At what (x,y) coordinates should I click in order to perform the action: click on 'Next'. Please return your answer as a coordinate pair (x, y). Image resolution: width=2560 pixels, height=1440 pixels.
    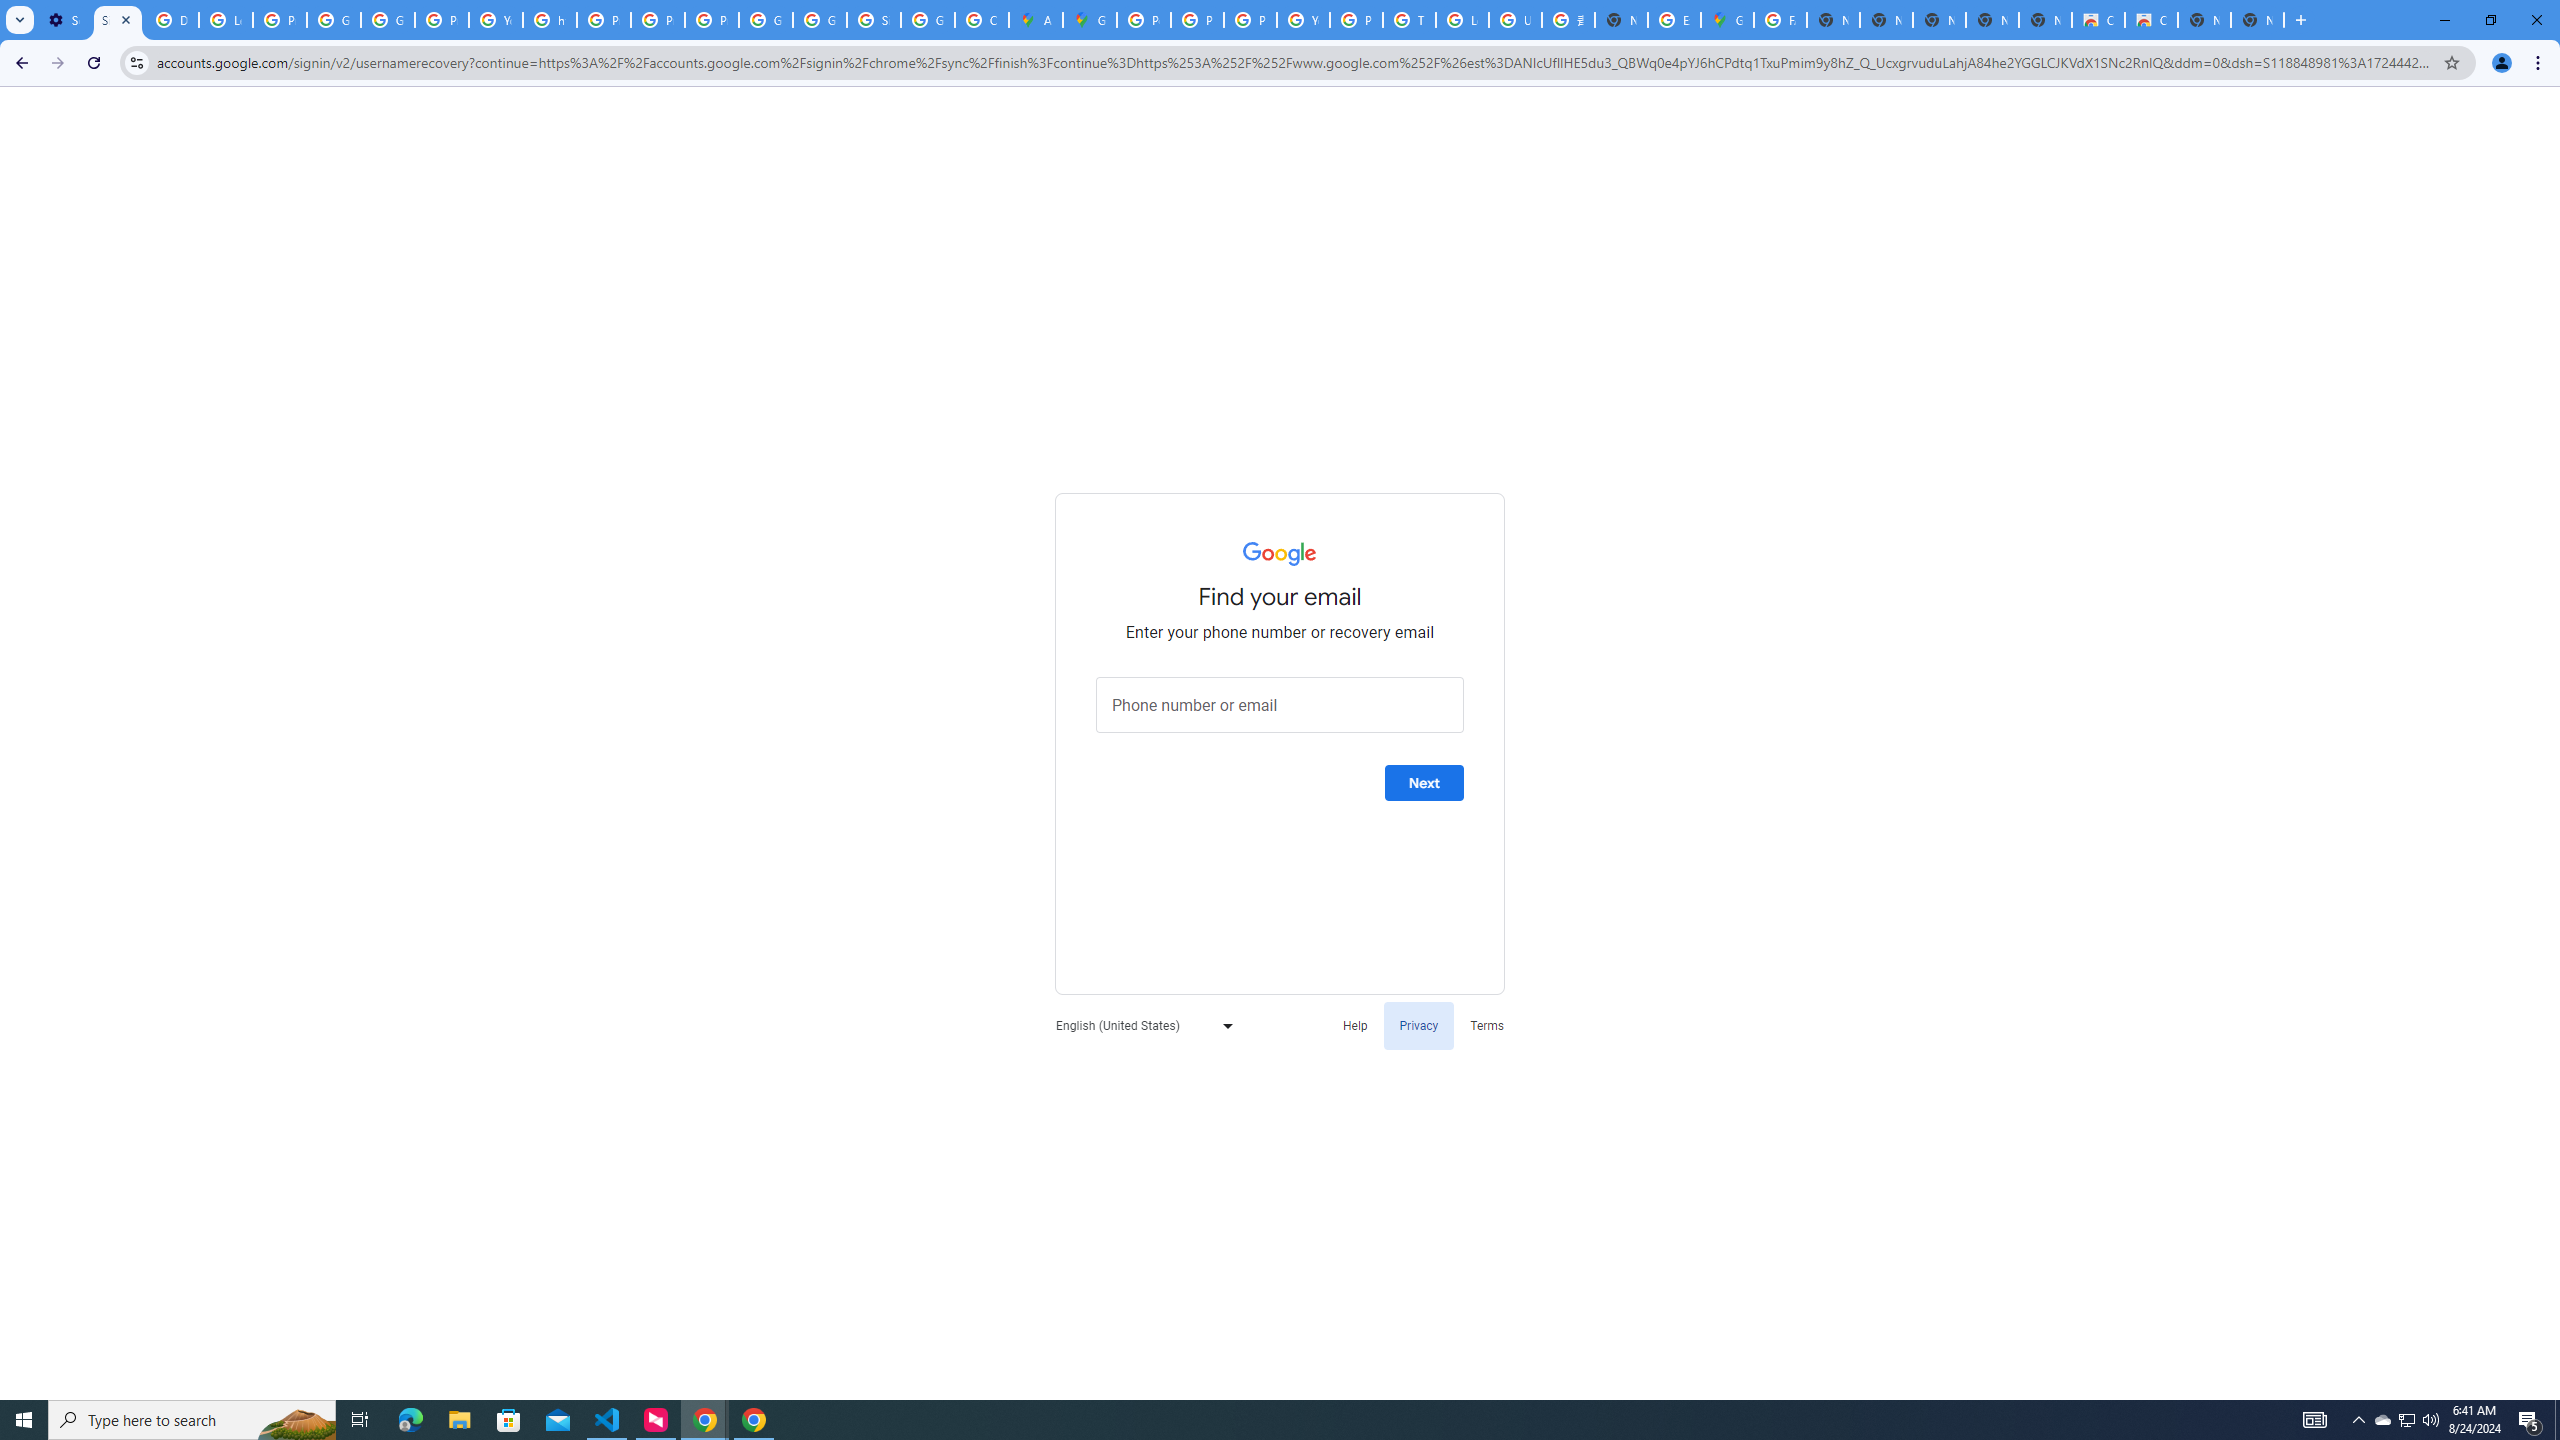
    Looking at the image, I should click on (1423, 782).